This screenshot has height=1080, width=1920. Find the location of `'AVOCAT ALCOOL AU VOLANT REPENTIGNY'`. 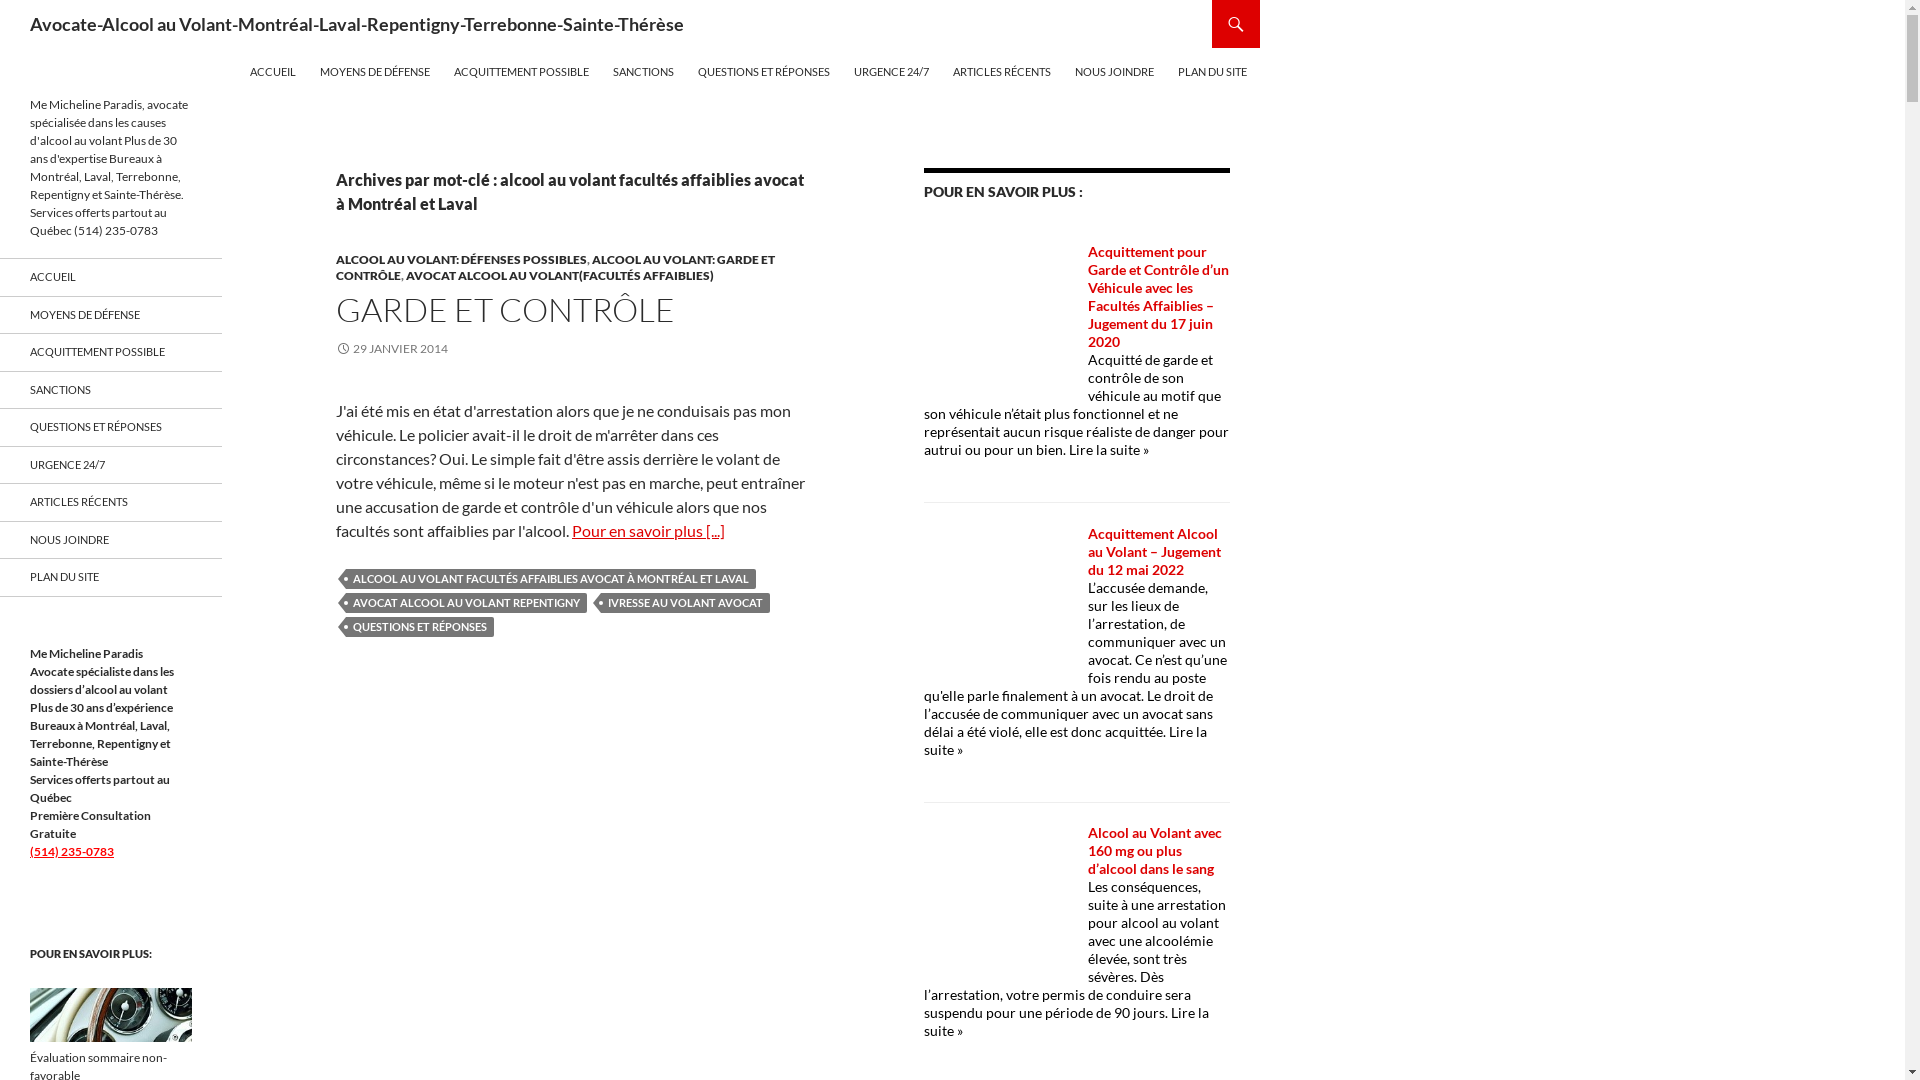

'AVOCAT ALCOOL AU VOLANT REPENTIGNY' is located at coordinates (465, 601).